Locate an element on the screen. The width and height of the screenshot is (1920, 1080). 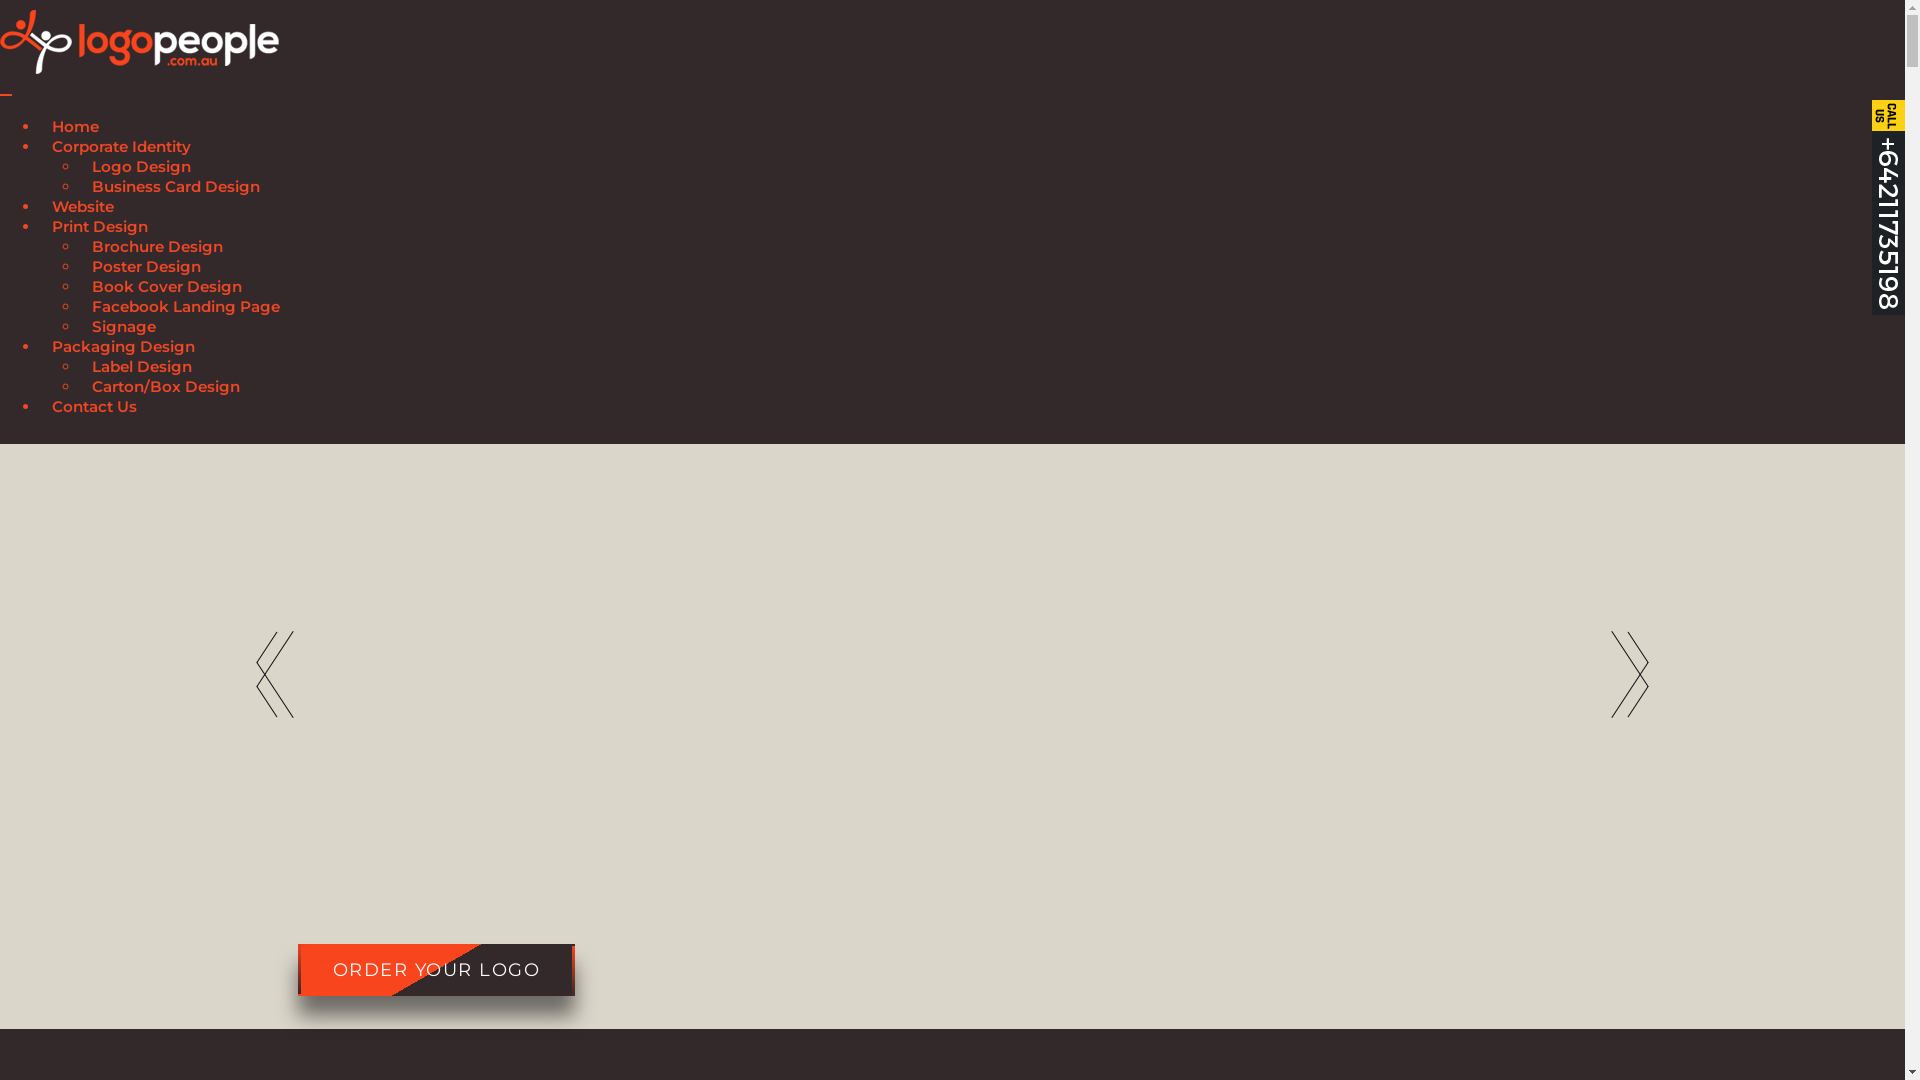
'Book Cover Design' is located at coordinates (167, 289).